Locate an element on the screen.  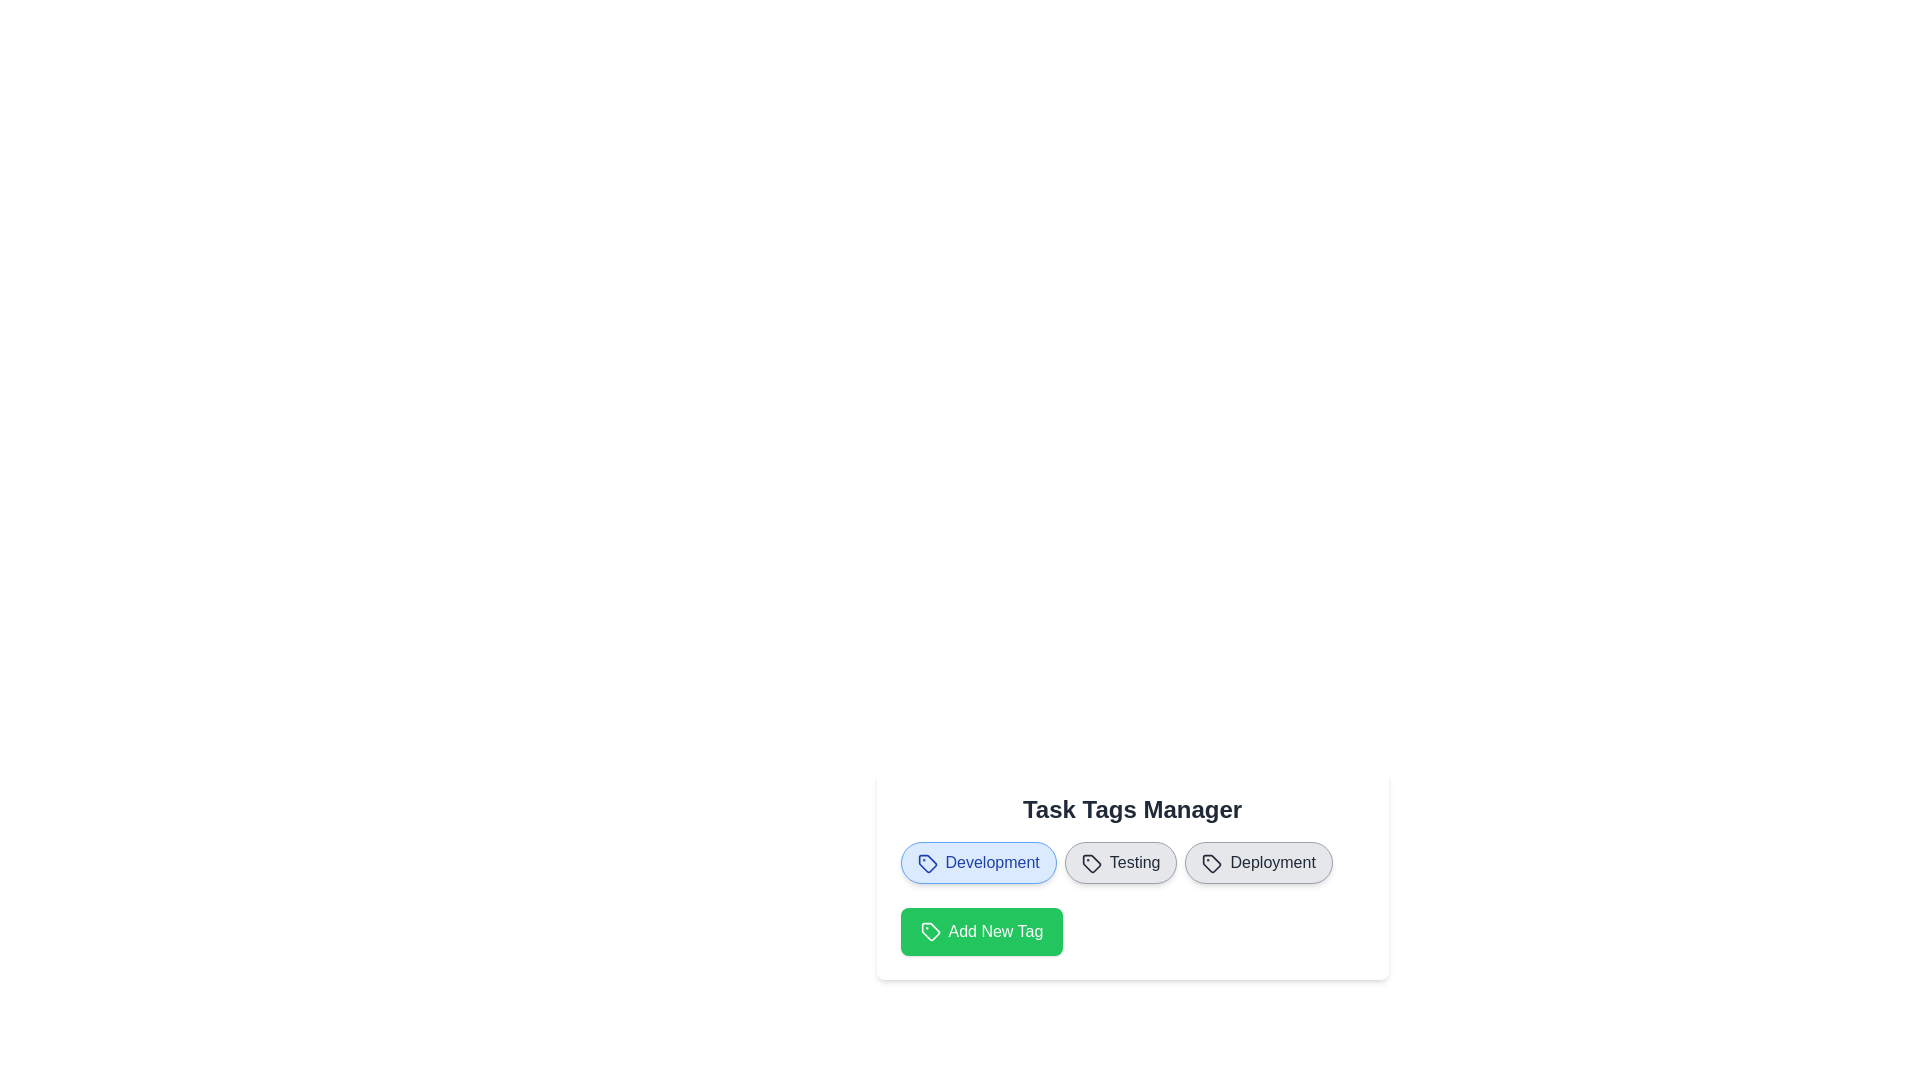
the icon located on the left side inside the 'Testing' button, which is the second button in a horizontal list under 'Task Tags Manager' is located at coordinates (1090, 862).